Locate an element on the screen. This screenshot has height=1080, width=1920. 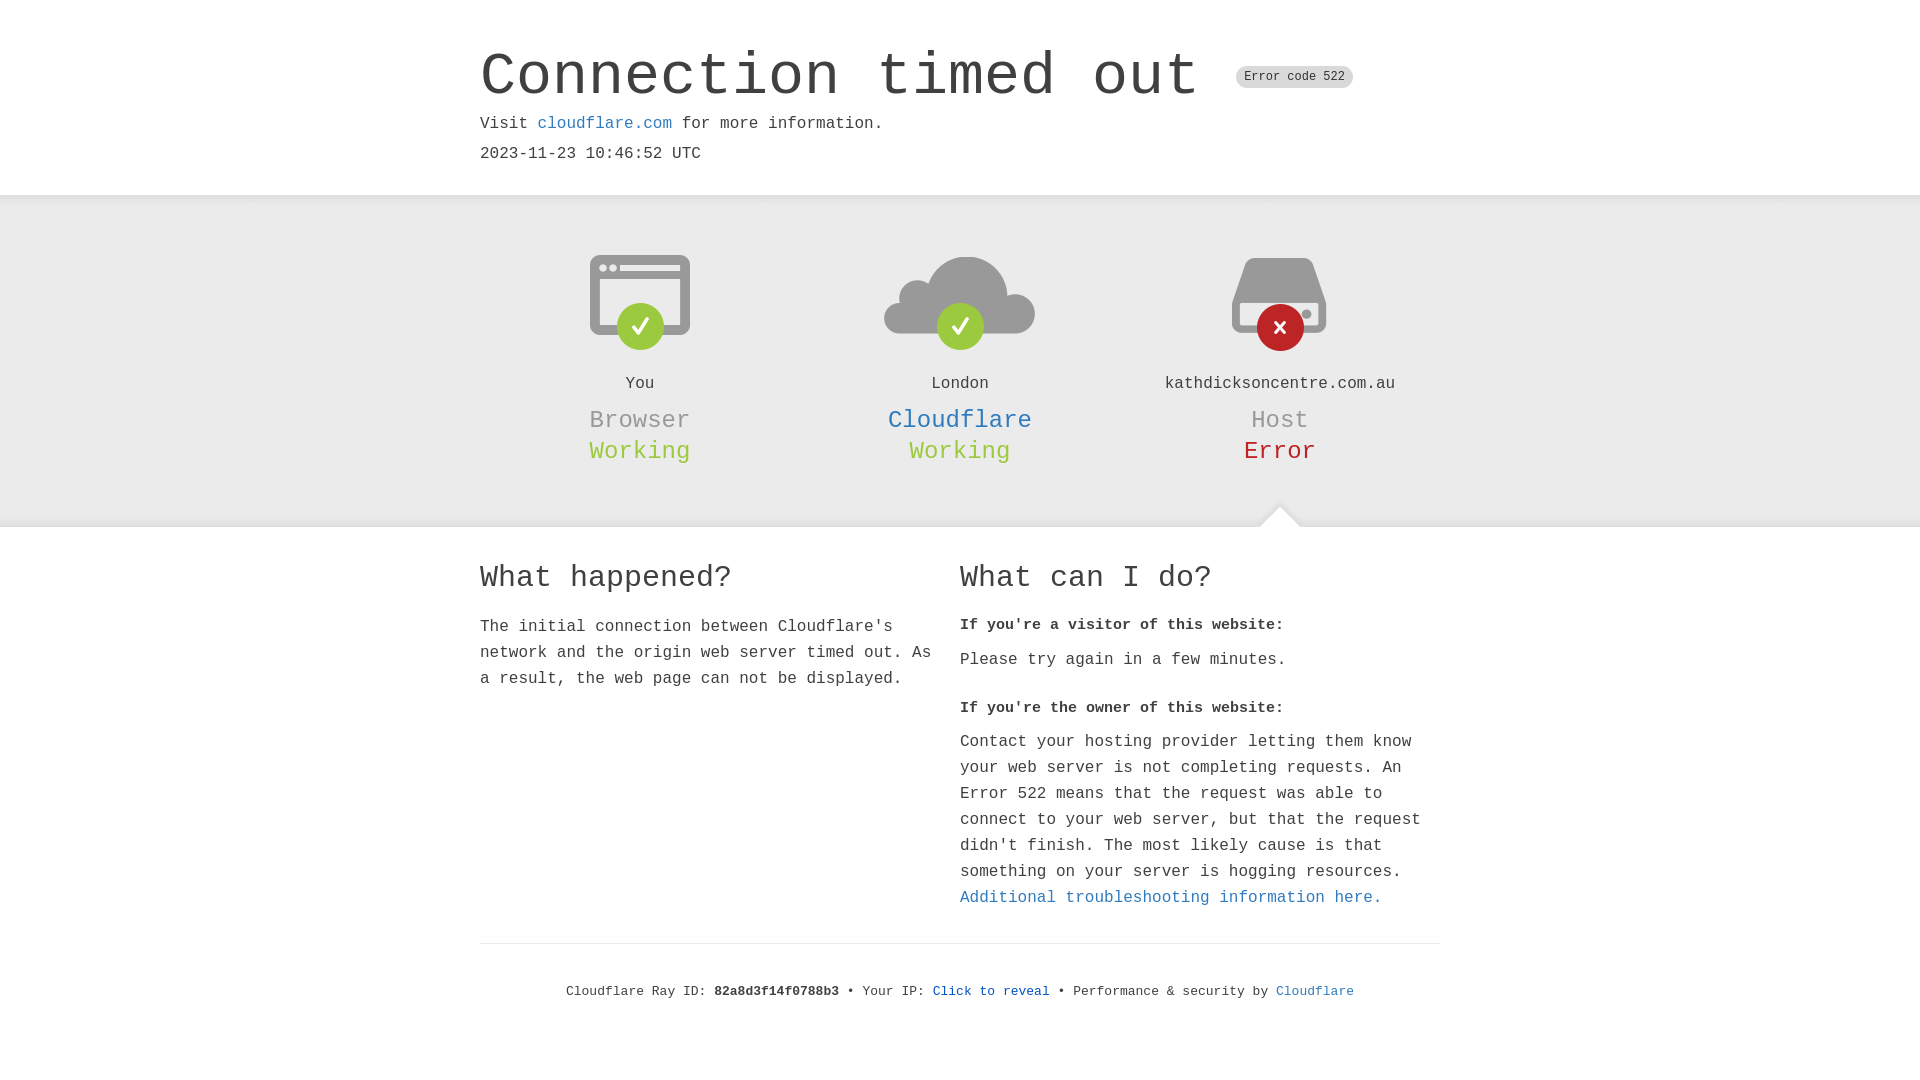
'Cloudflare' is located at coordinates (960, 419).